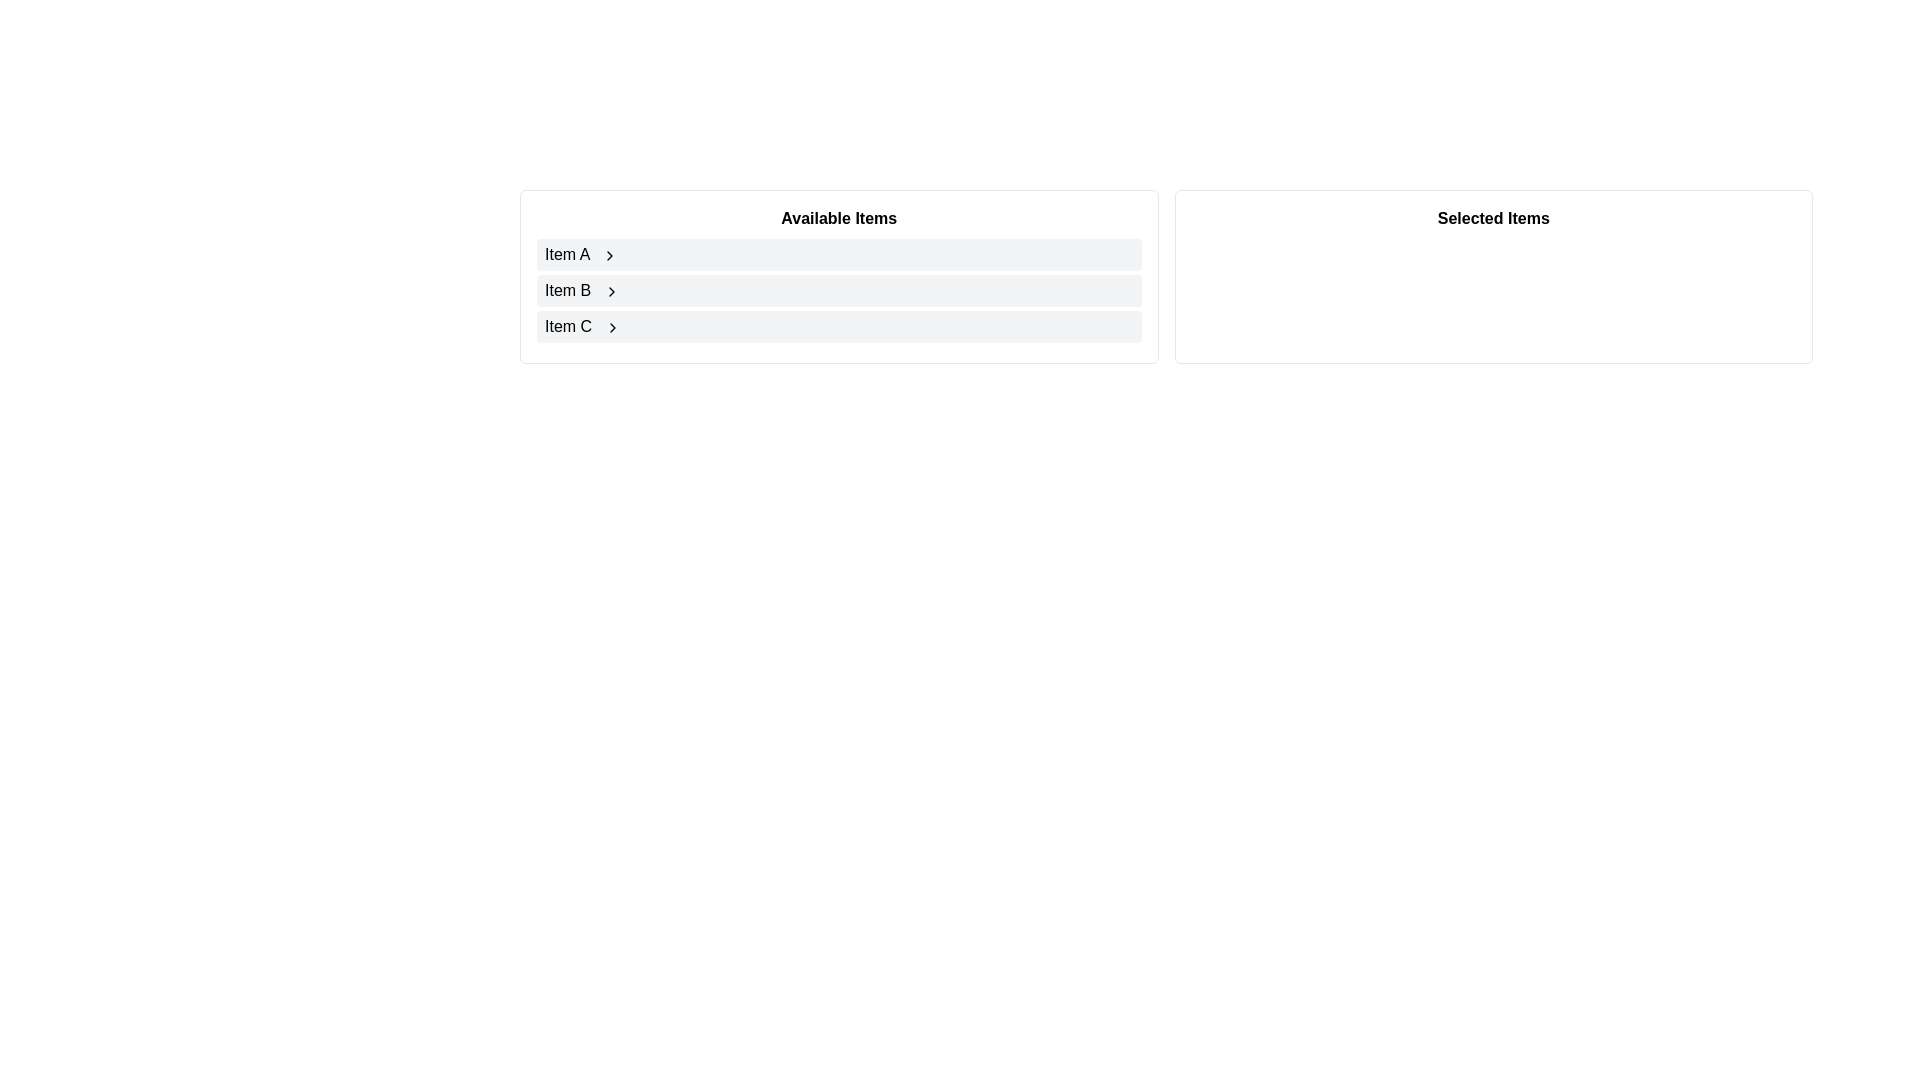 Image resolution: width=1920 pixels, height=1080 pixels. I want to click on the bold text element labeled 'Available Items', which is positioned as the header above a list of items on the left side of the layout, so click(839, 219).